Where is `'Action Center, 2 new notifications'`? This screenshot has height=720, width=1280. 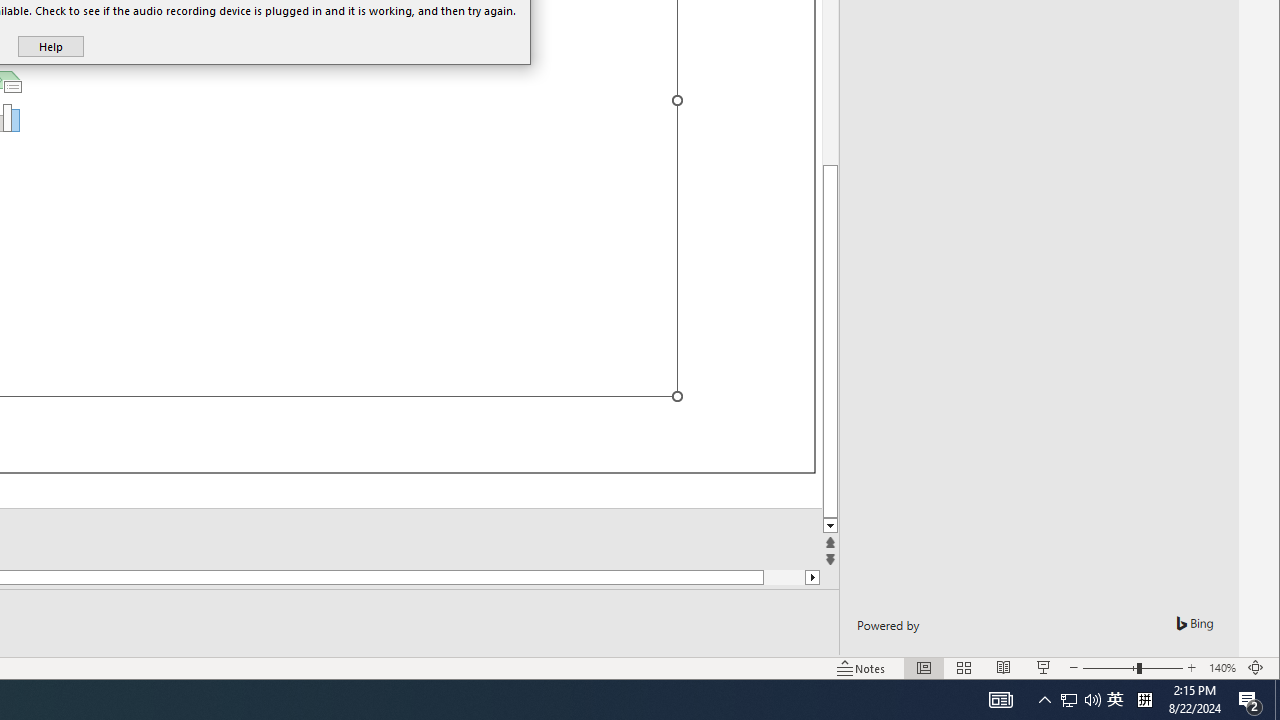
'Action Center, 2 new notifications' is located at coordinates (1250, 698).